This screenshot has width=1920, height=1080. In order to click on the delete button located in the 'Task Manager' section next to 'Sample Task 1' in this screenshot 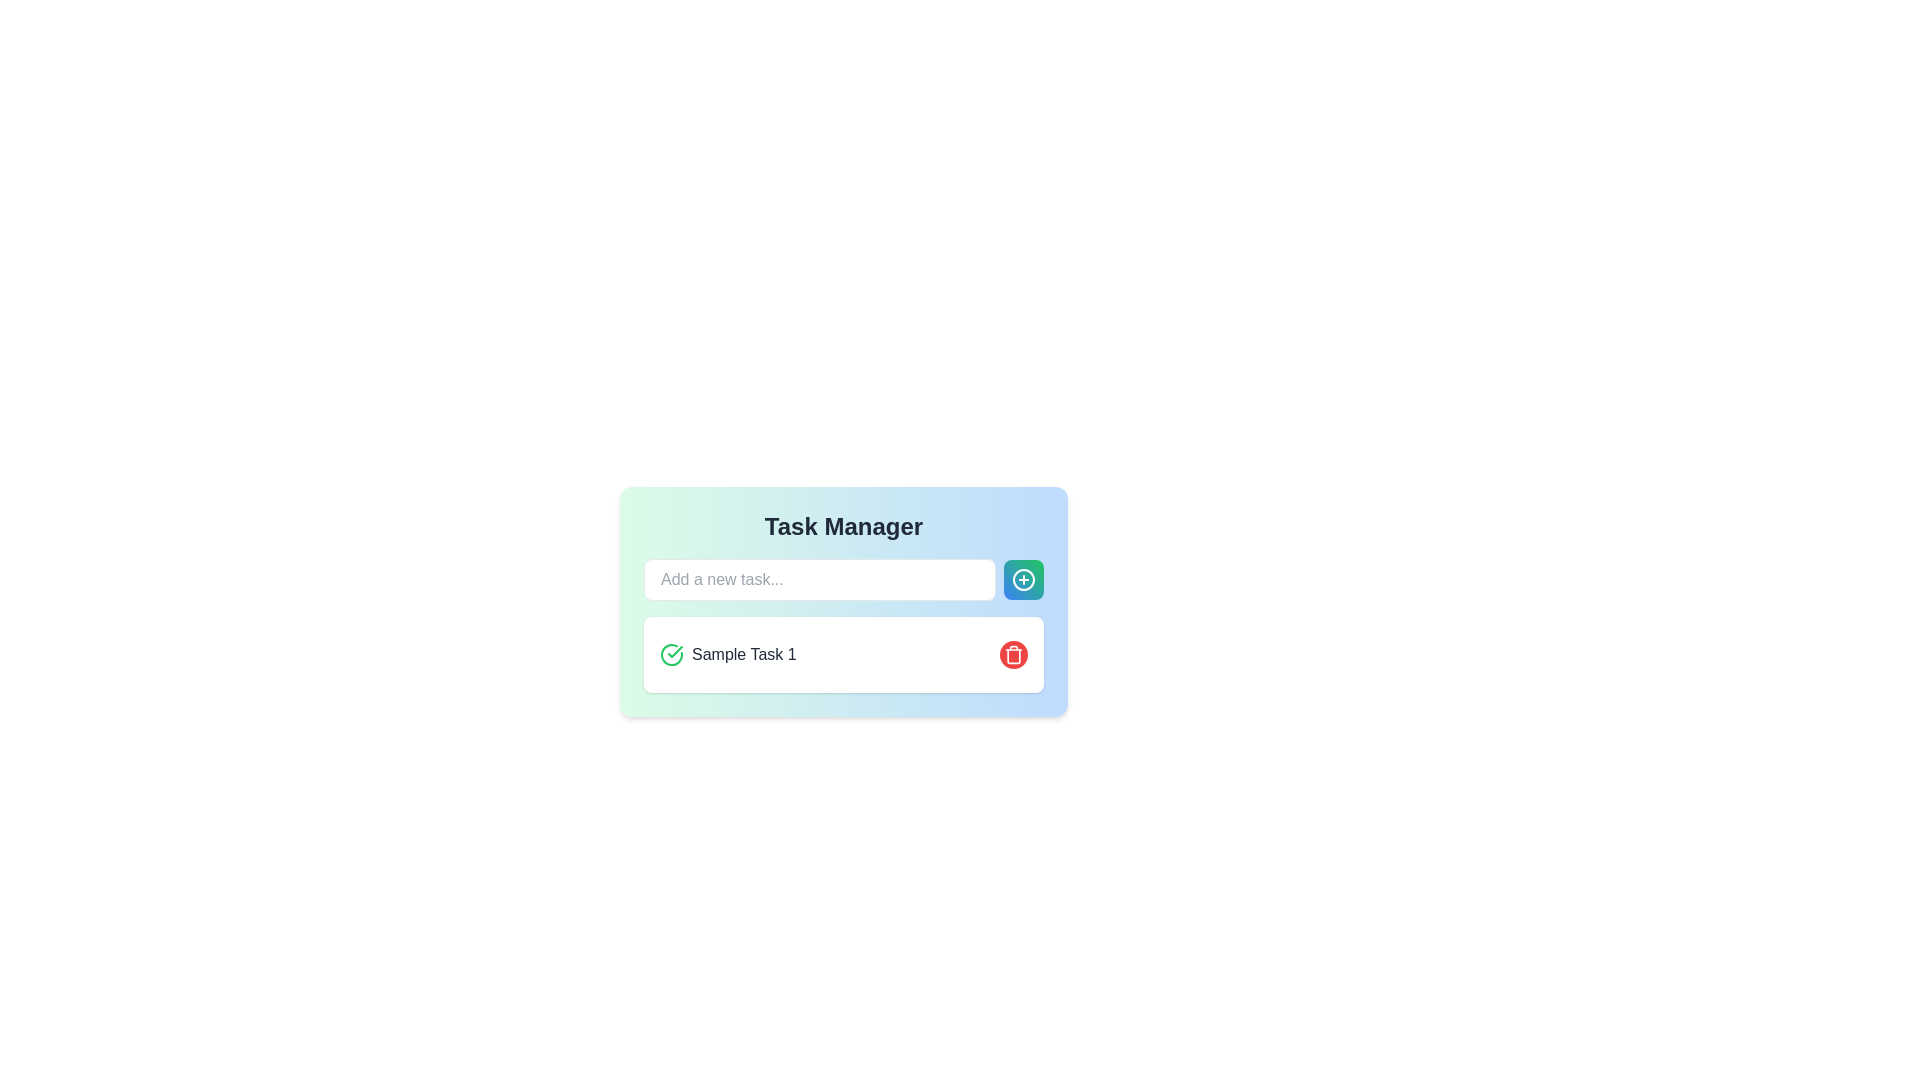, I will do `click(1013, 655)`.